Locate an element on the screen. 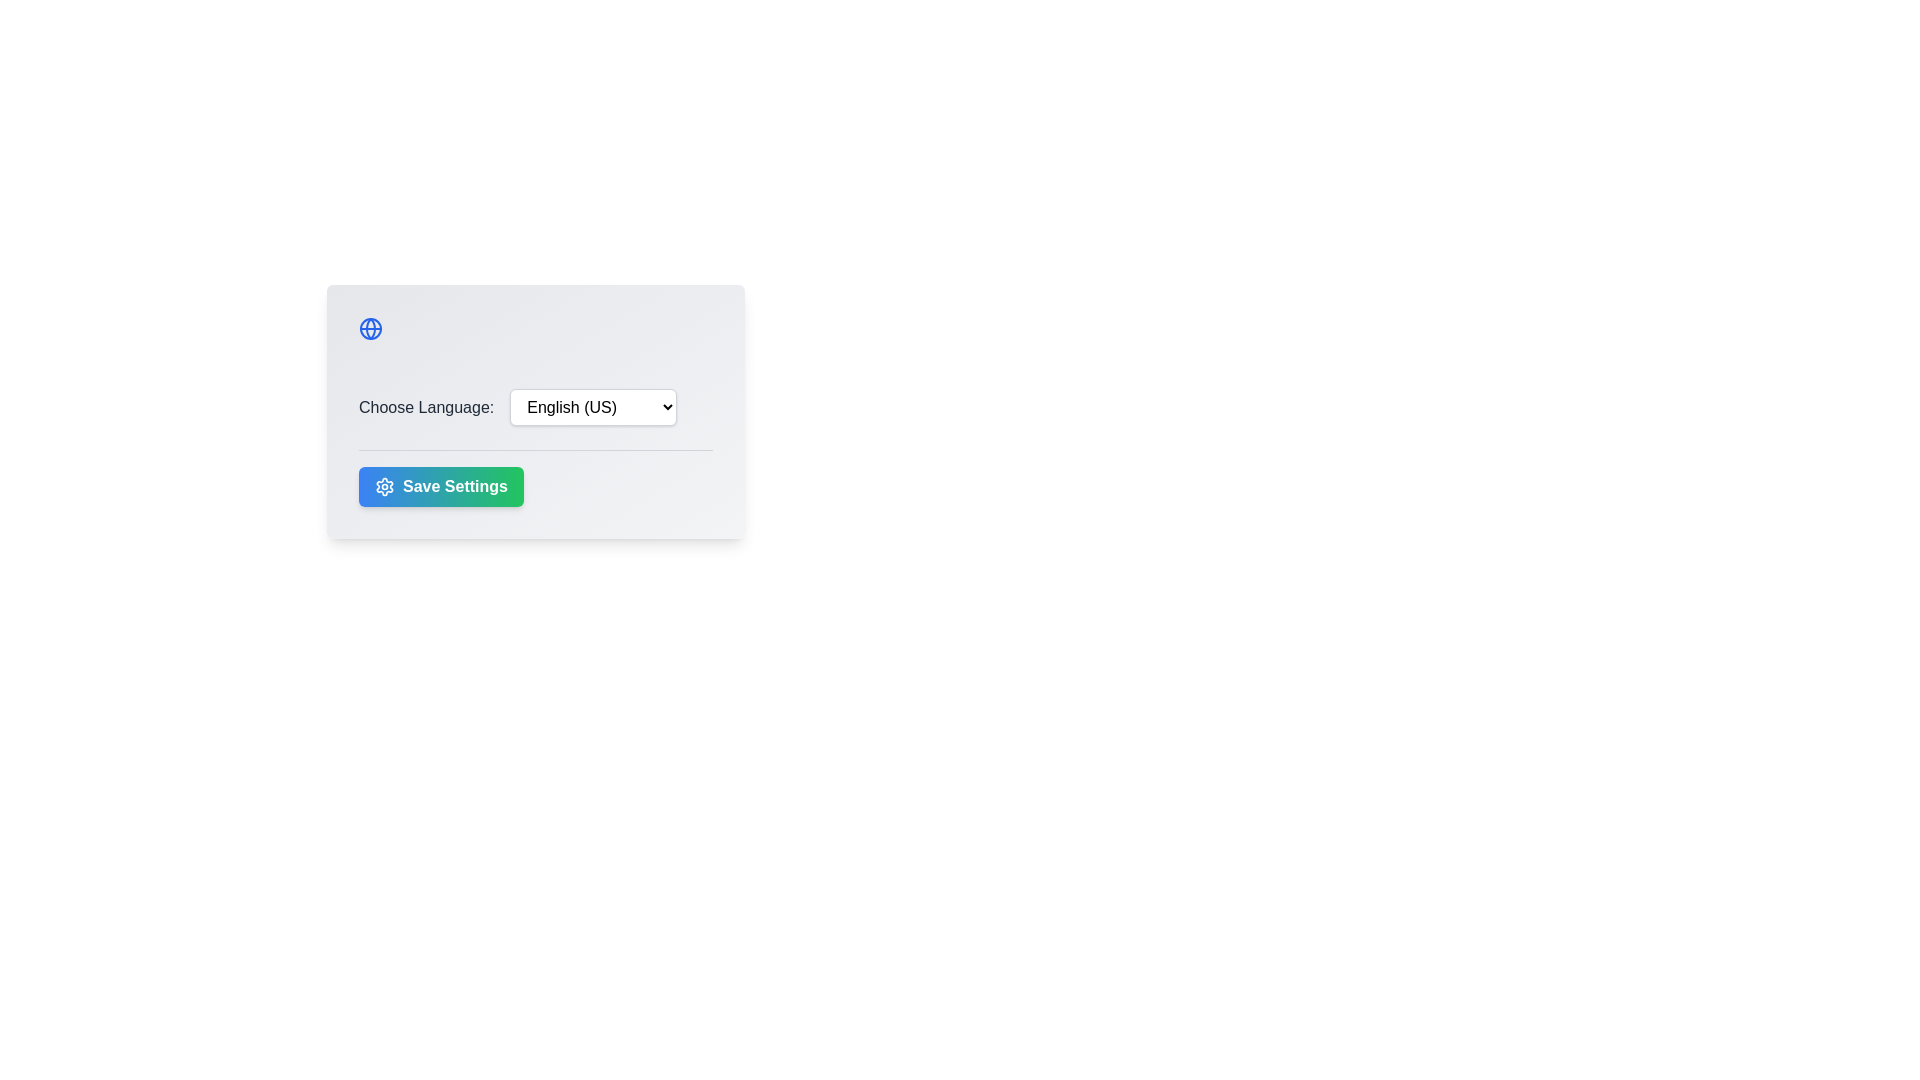 This screenshot has height=1080, width=1920. the small gear icon representing settings, which is located within the 'Save Settings' button at the bottom of the card interface is located at coordinates (384, 486).